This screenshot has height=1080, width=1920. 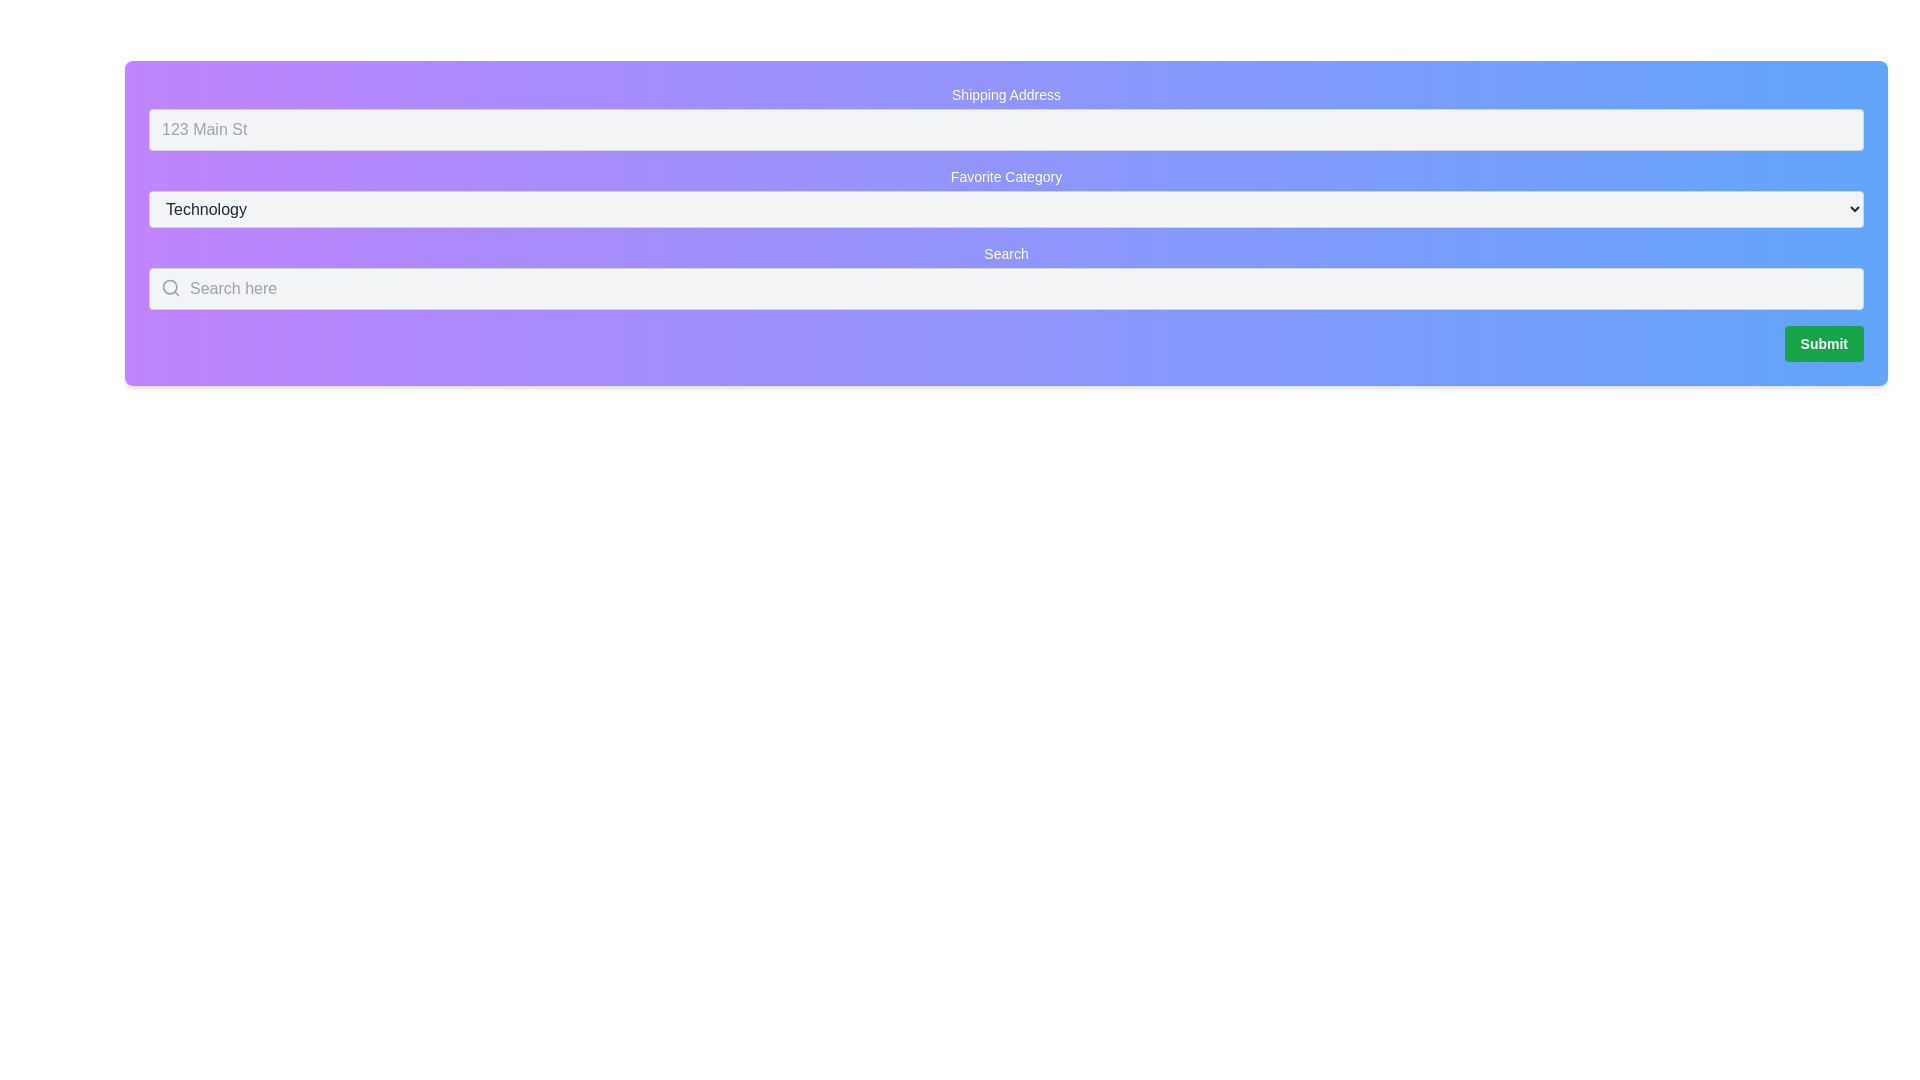 I want to click on text label displaying 'Favorite Category', which is positioned above the dropdown menu in the form segment, so click(x=1006, y=176).